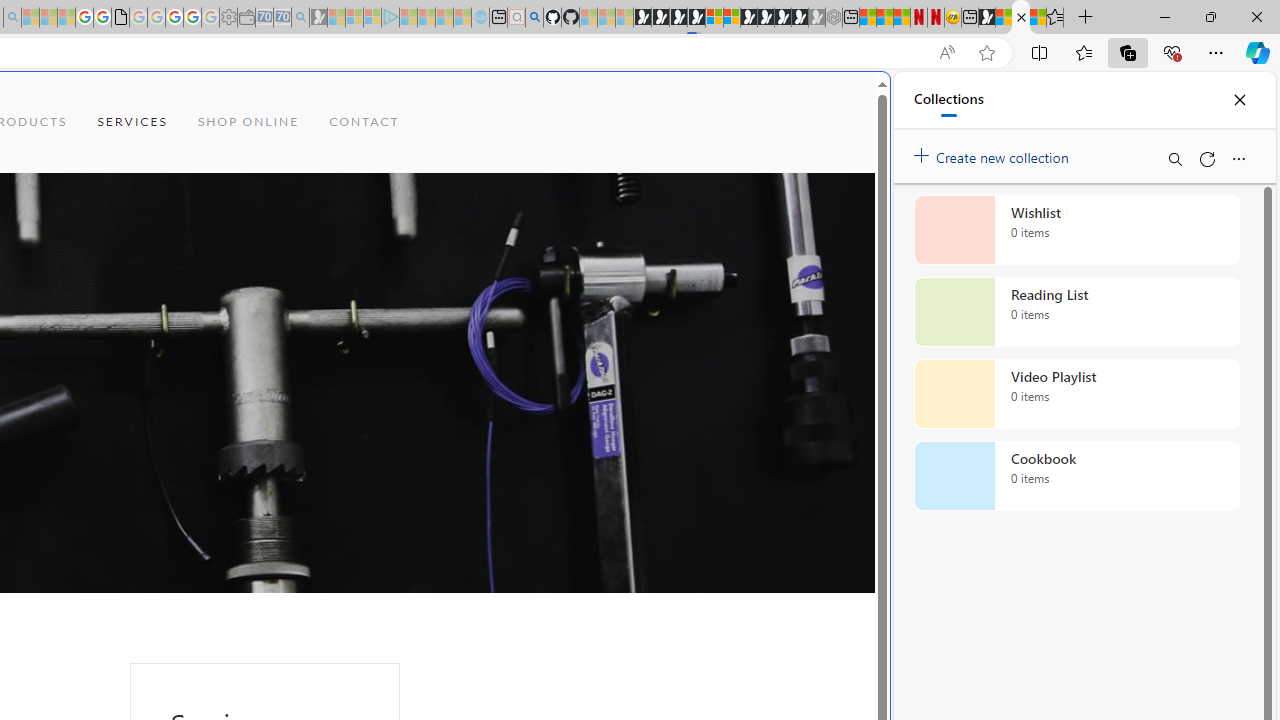 This screenshot has height=720, width=1280. Describe the element at coordinates (276, 265) in the screenshot. I see `'Tabs you'` at that location.